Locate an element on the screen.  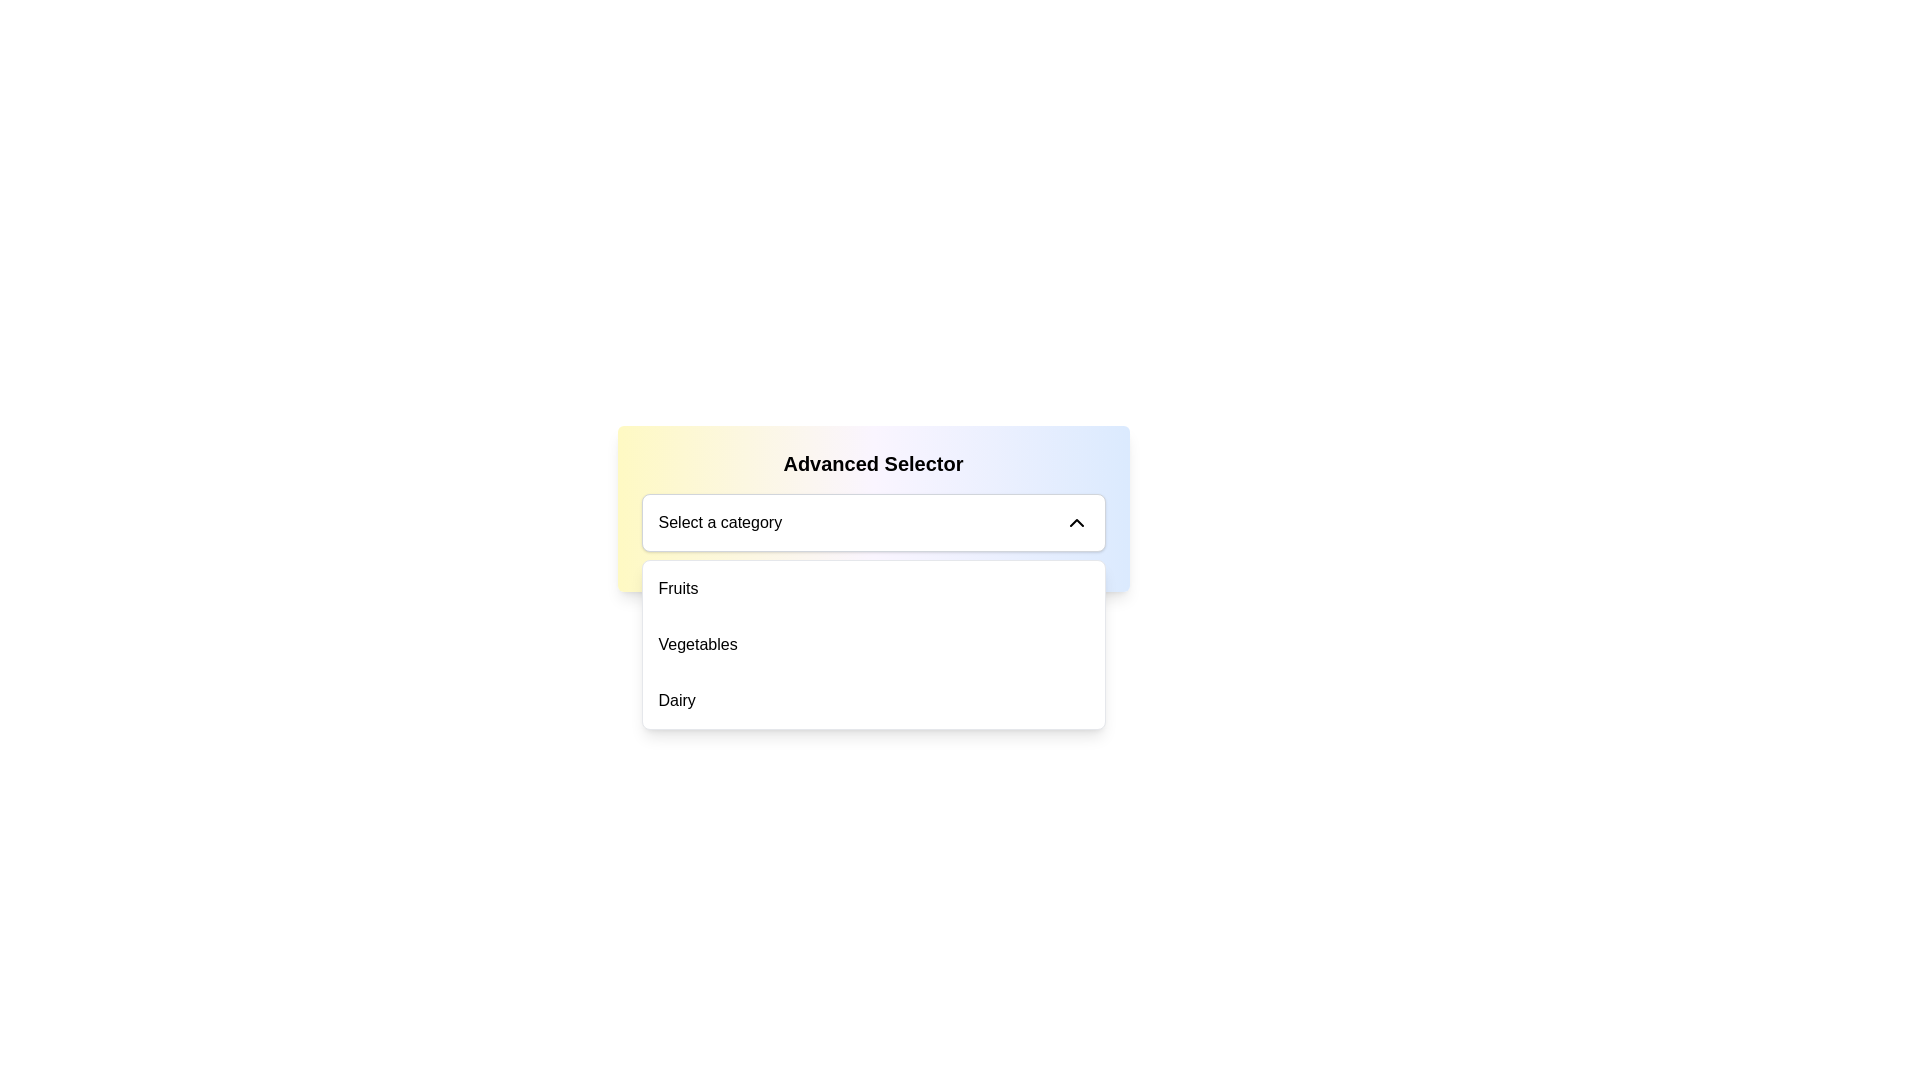
the 'Fruits' text label in the dropdown menu is located at coordinates (678, 588).